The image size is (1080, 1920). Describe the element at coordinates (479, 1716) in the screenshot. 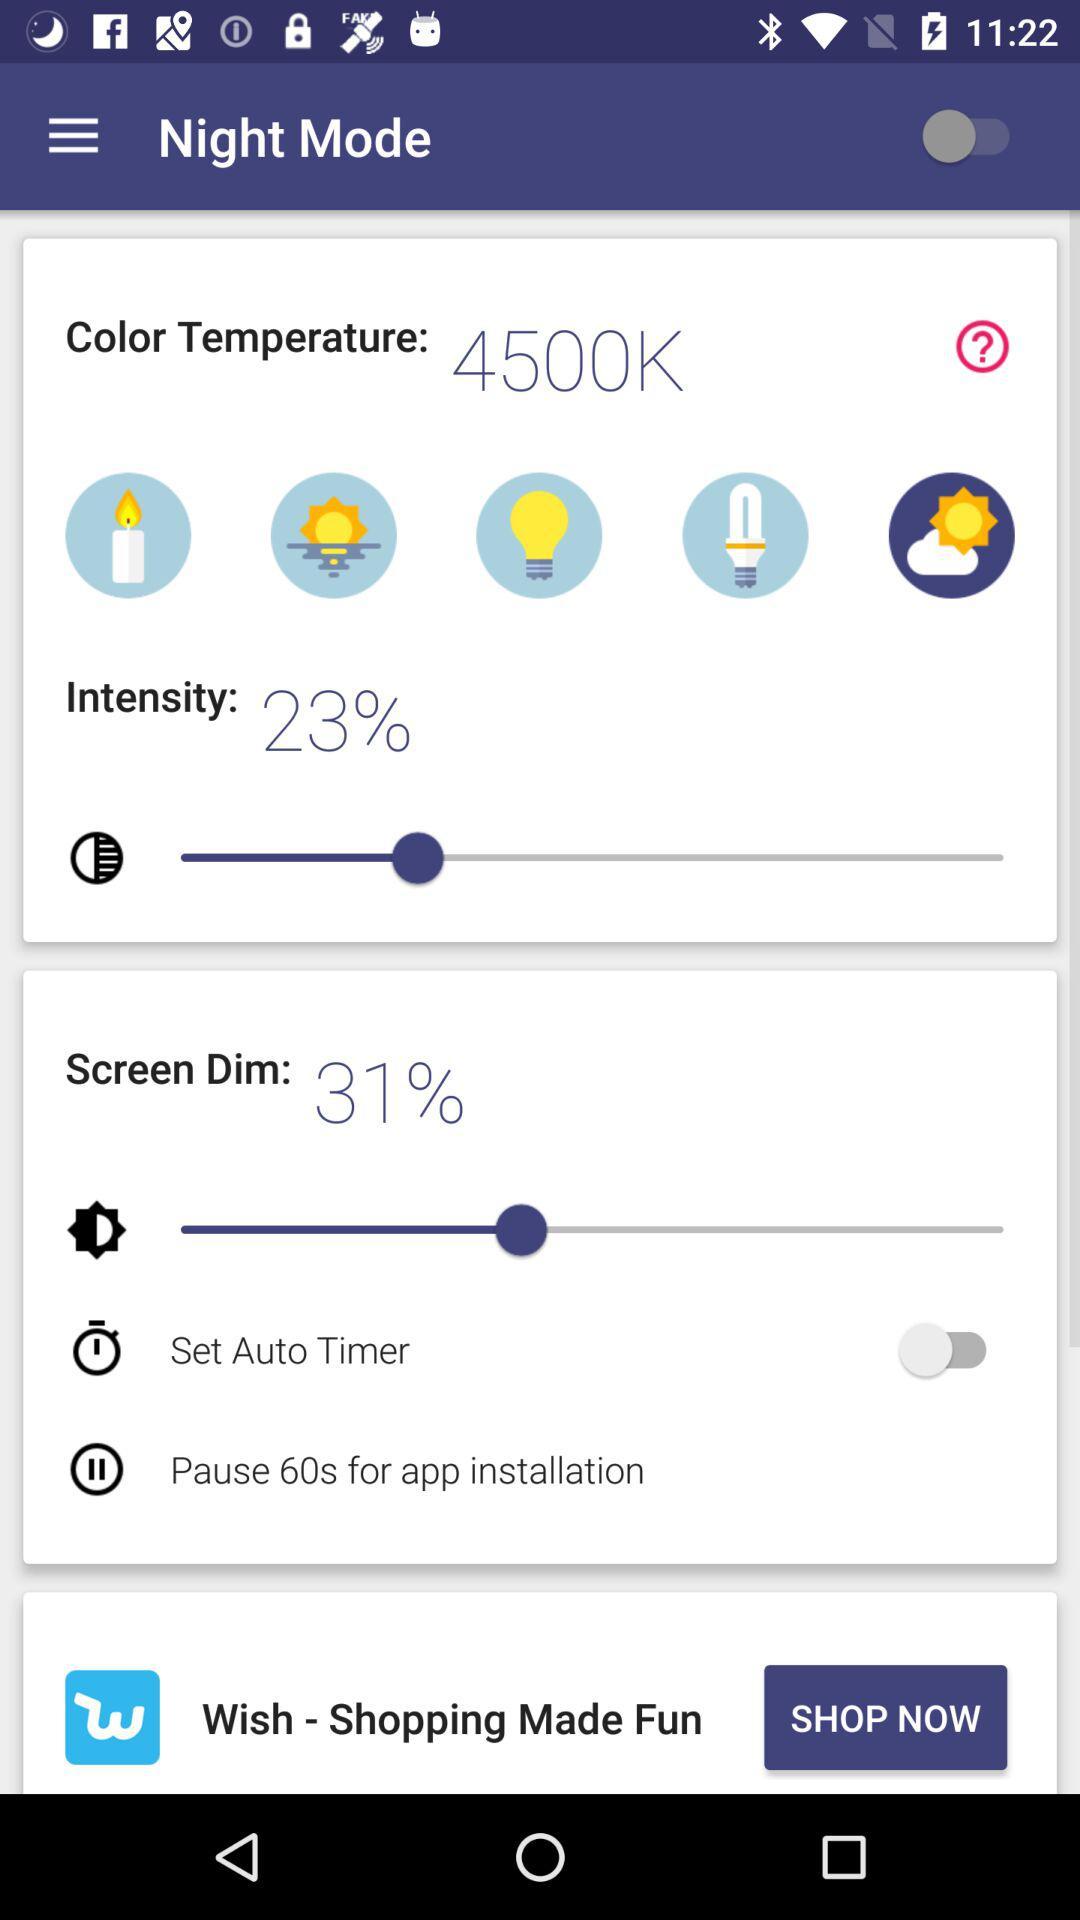

I see `icon next to shop now icon` at that location.